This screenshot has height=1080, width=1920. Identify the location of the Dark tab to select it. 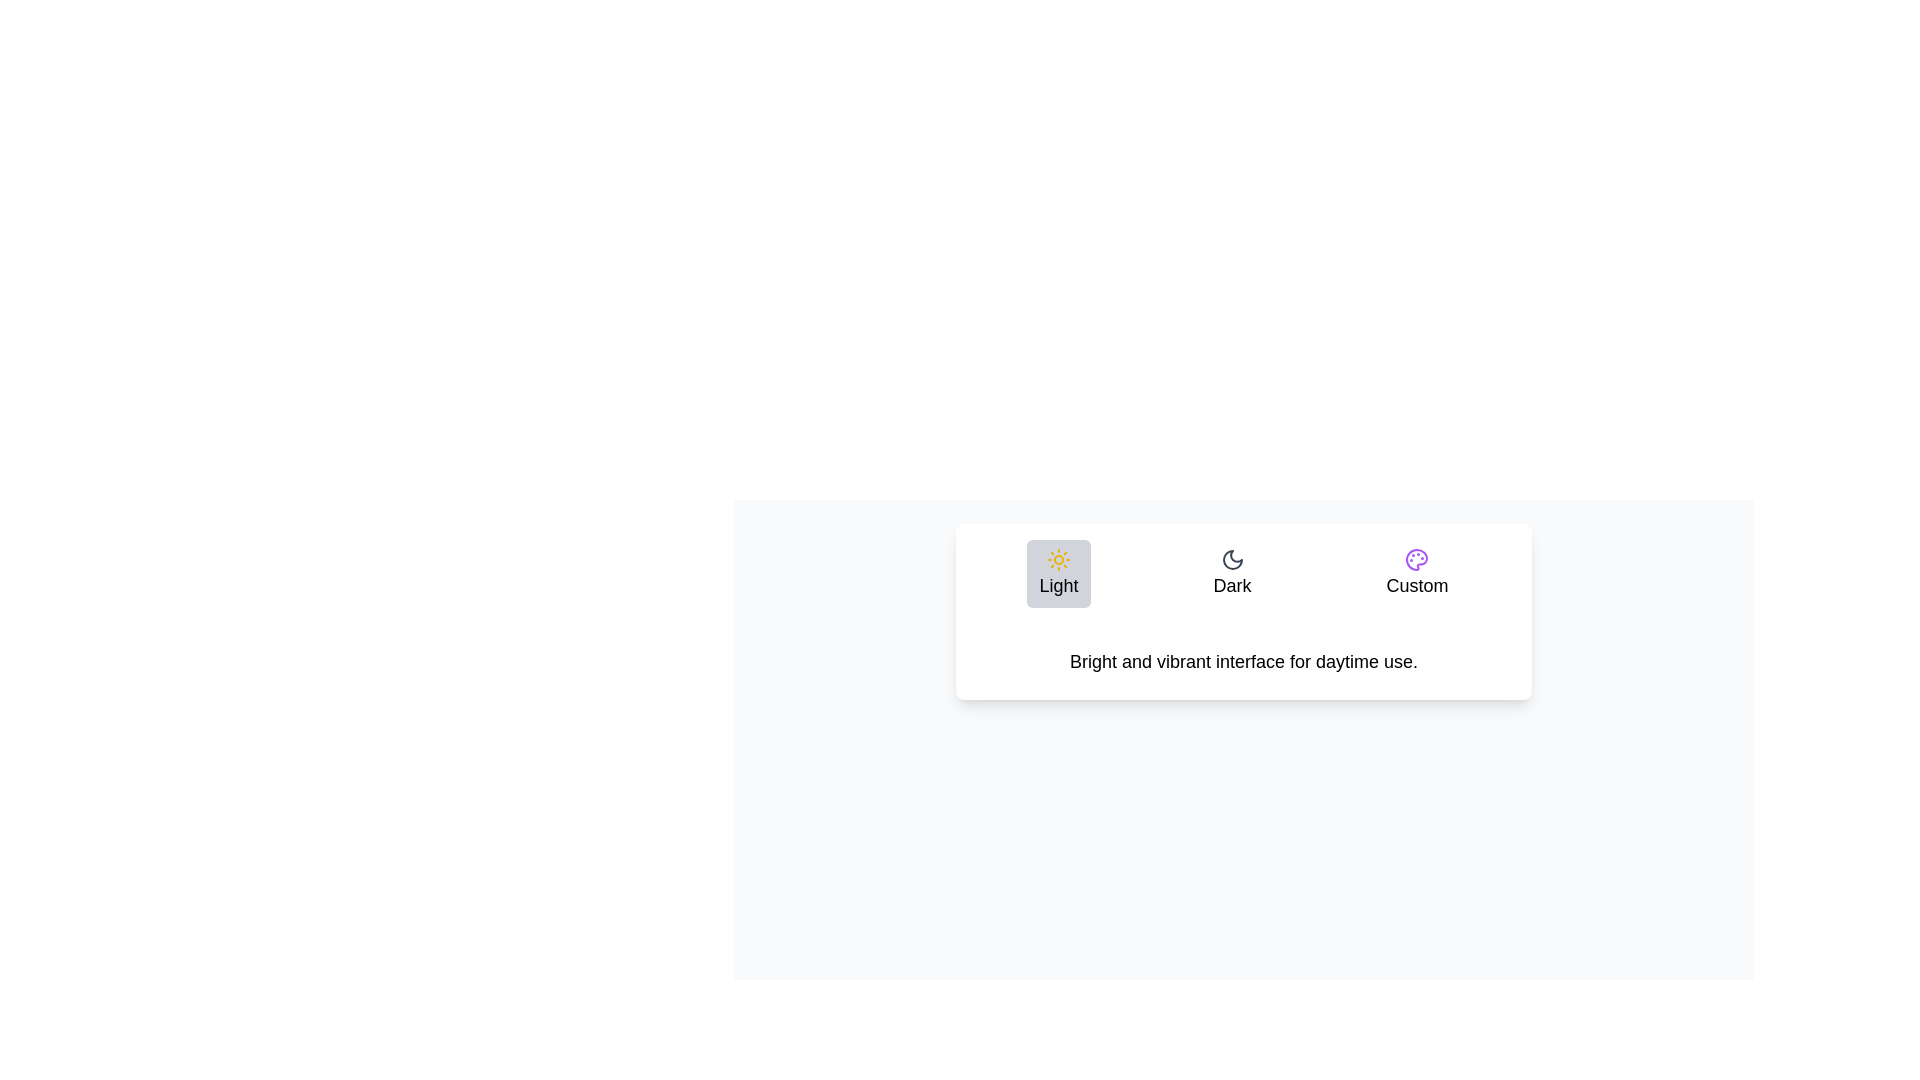
(1231, 574).